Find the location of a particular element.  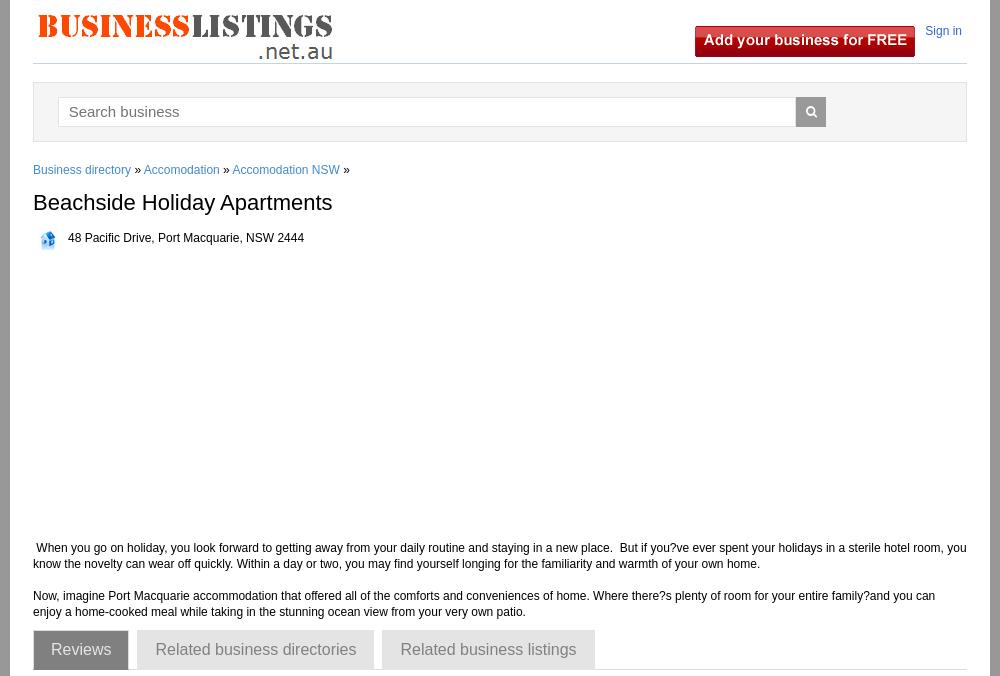

'Related business listings' is located at coordinates (400, 649).